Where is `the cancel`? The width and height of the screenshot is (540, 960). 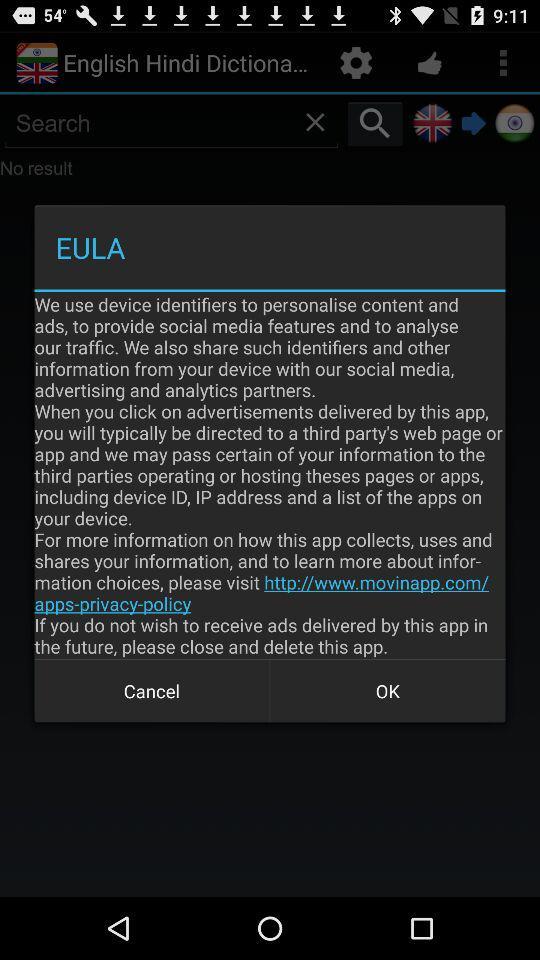
the cancel is located at coordinates (151, 691).